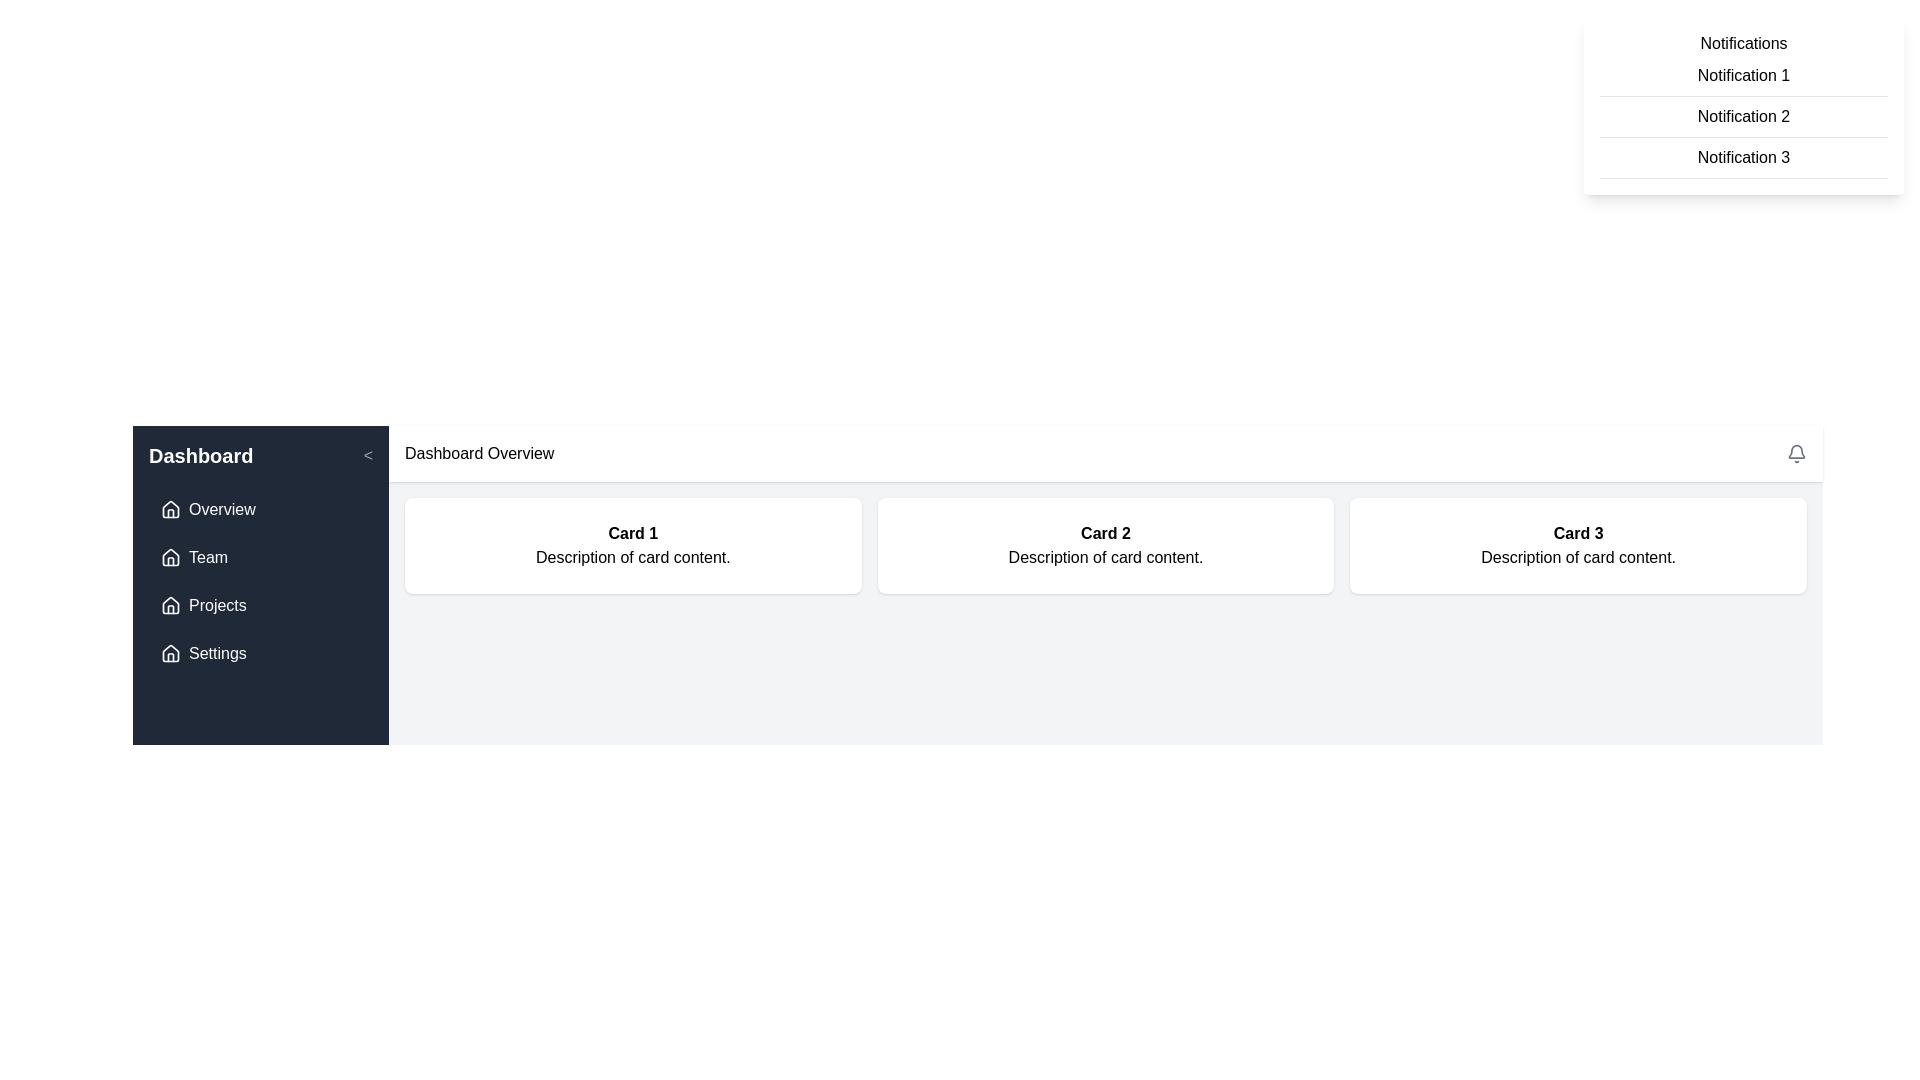 Image resolution: width=1920 pixels, height=1080 pixels. I want to click on the 'Notification 3' text label, so click(1742, 157).